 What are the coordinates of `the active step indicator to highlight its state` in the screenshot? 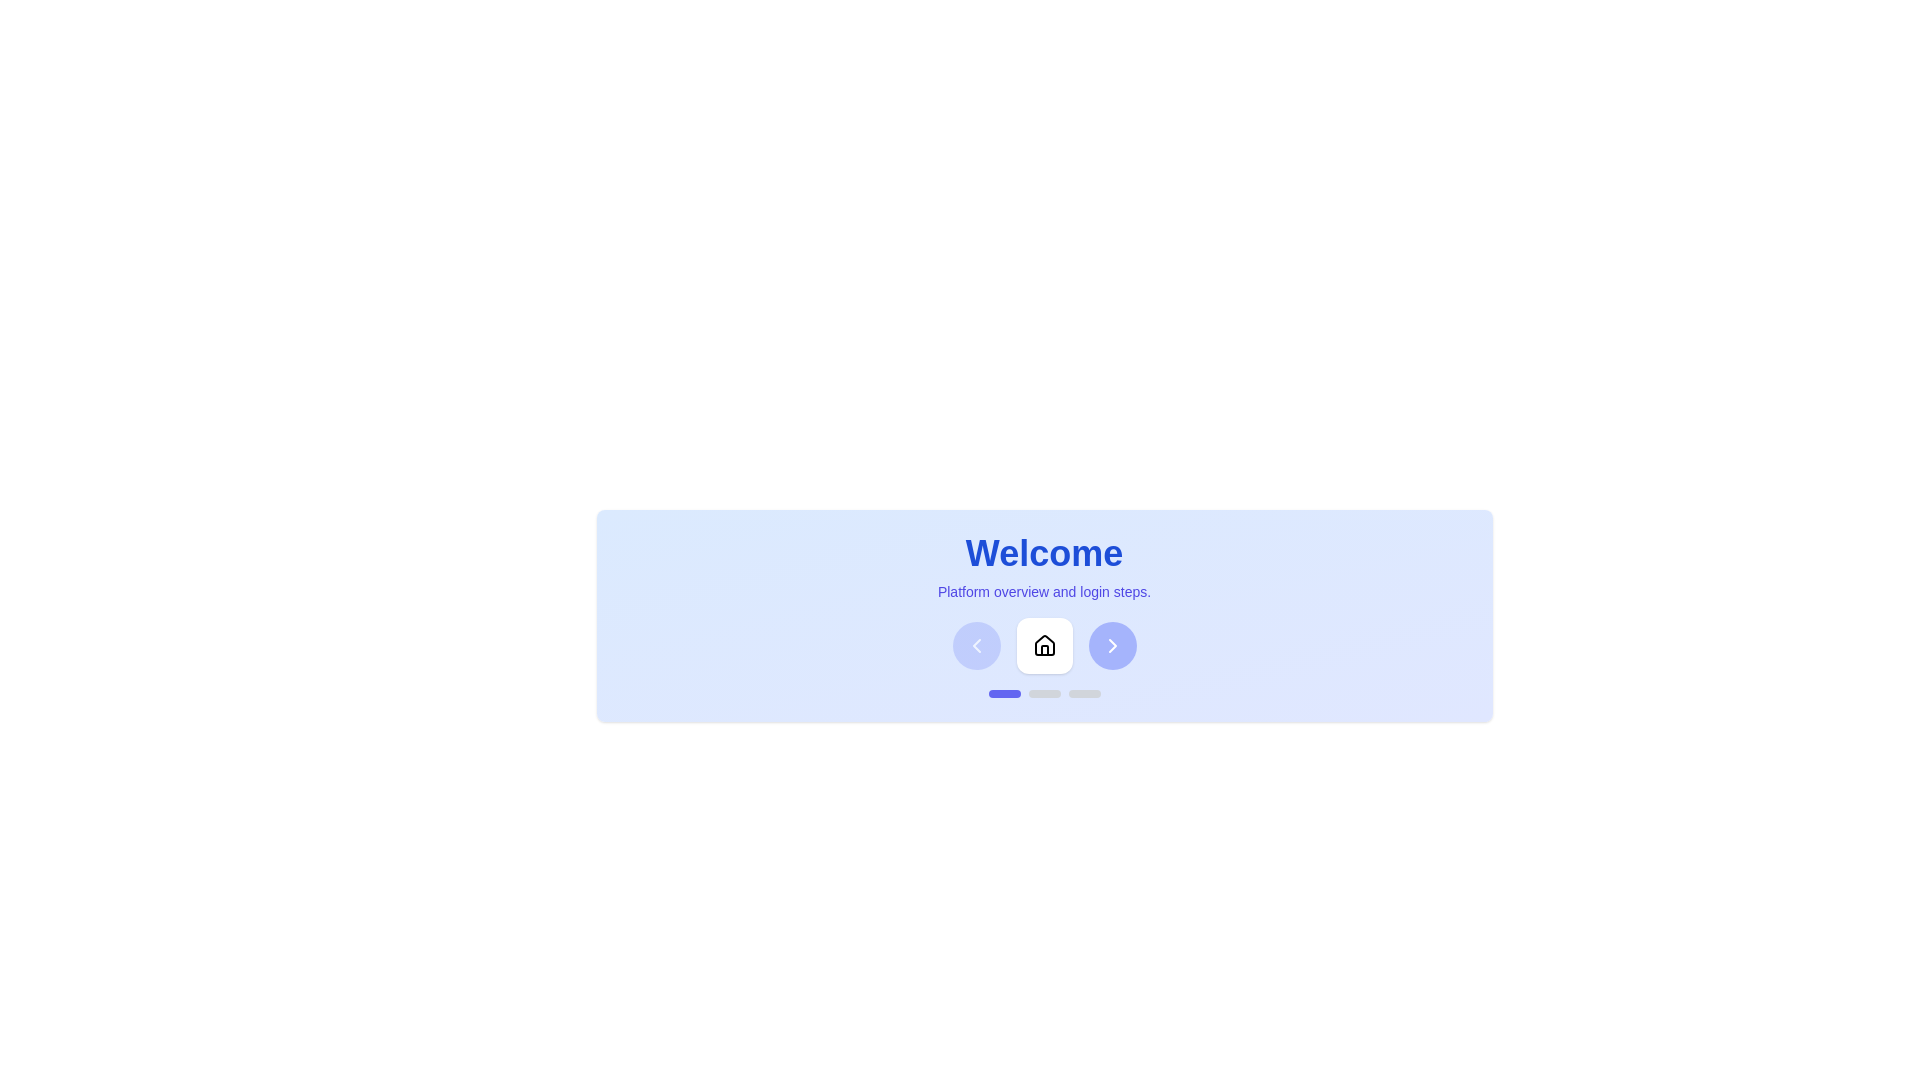 It's located at (1004, 693).